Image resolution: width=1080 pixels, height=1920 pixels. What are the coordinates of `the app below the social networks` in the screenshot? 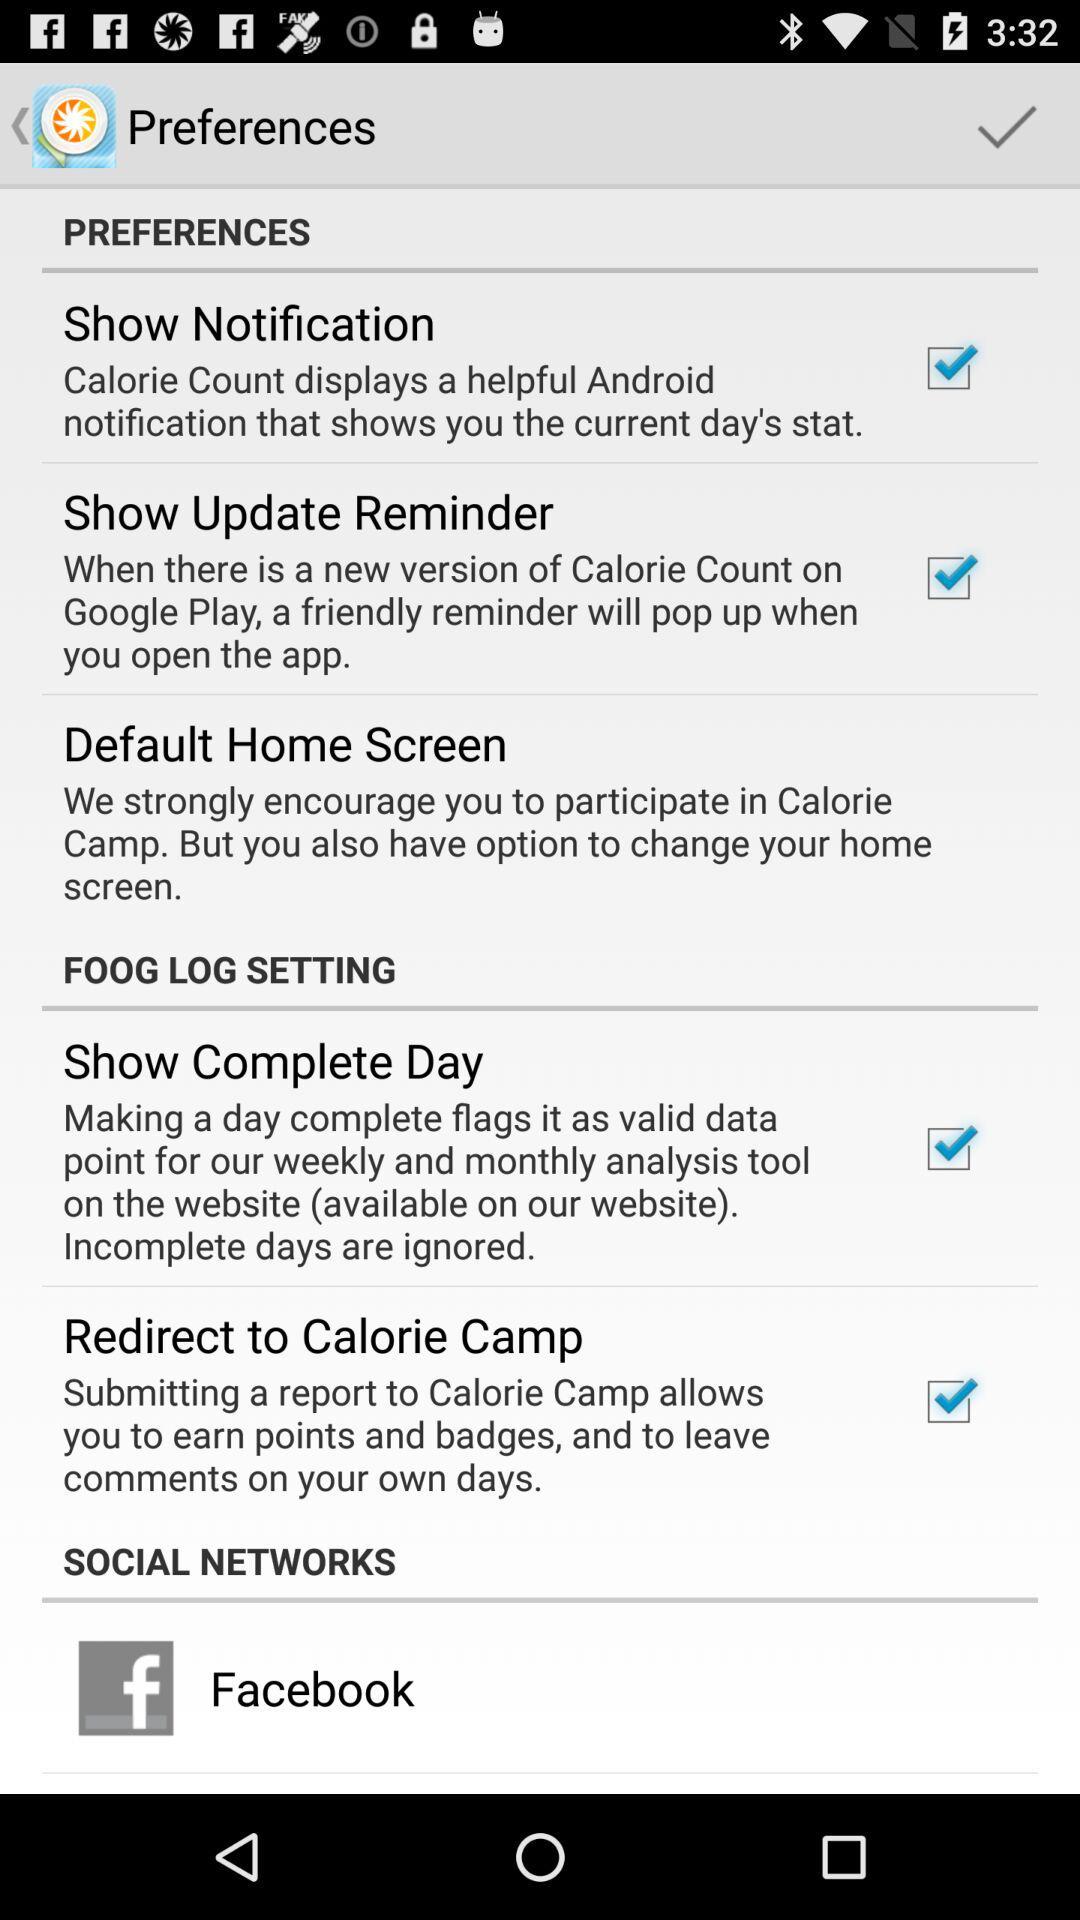 It's located at (312, 1686).